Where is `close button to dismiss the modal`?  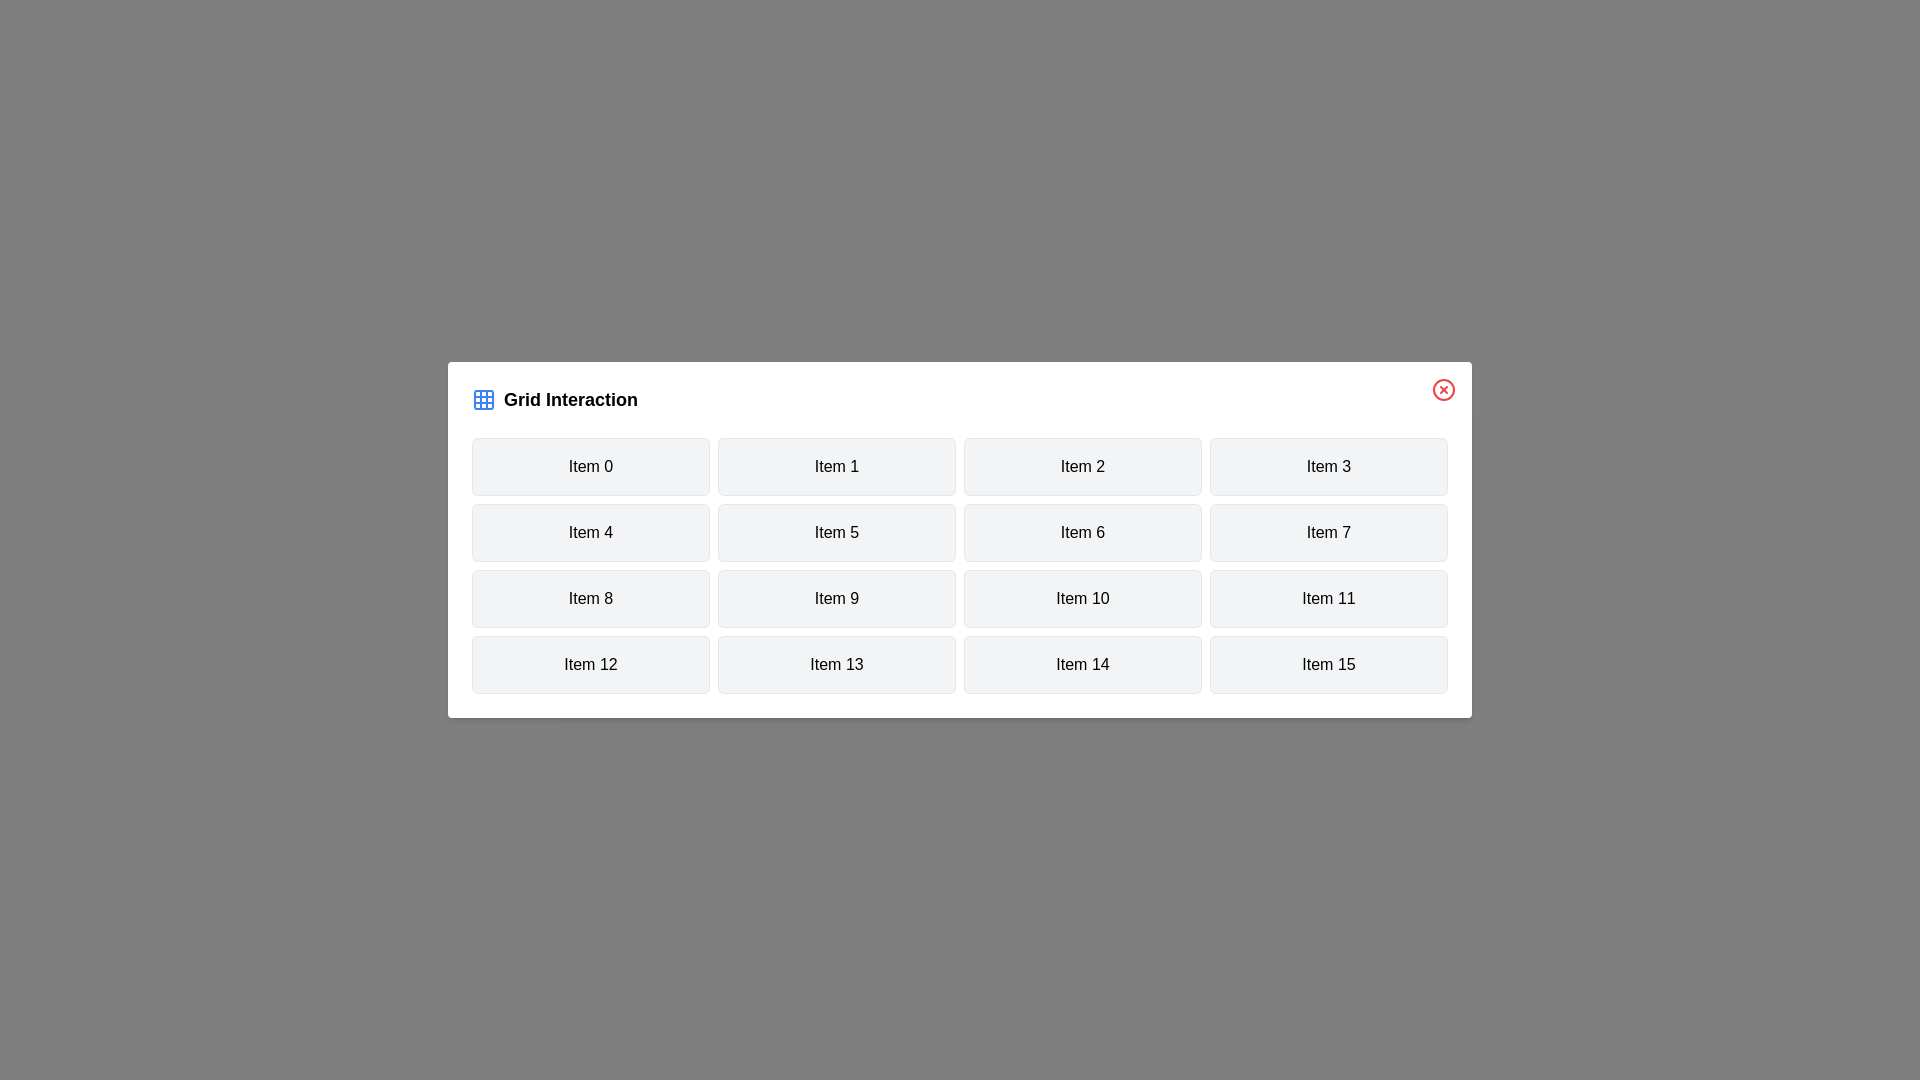 close button to dismiss the modal is located at coordinates (1444, 389).